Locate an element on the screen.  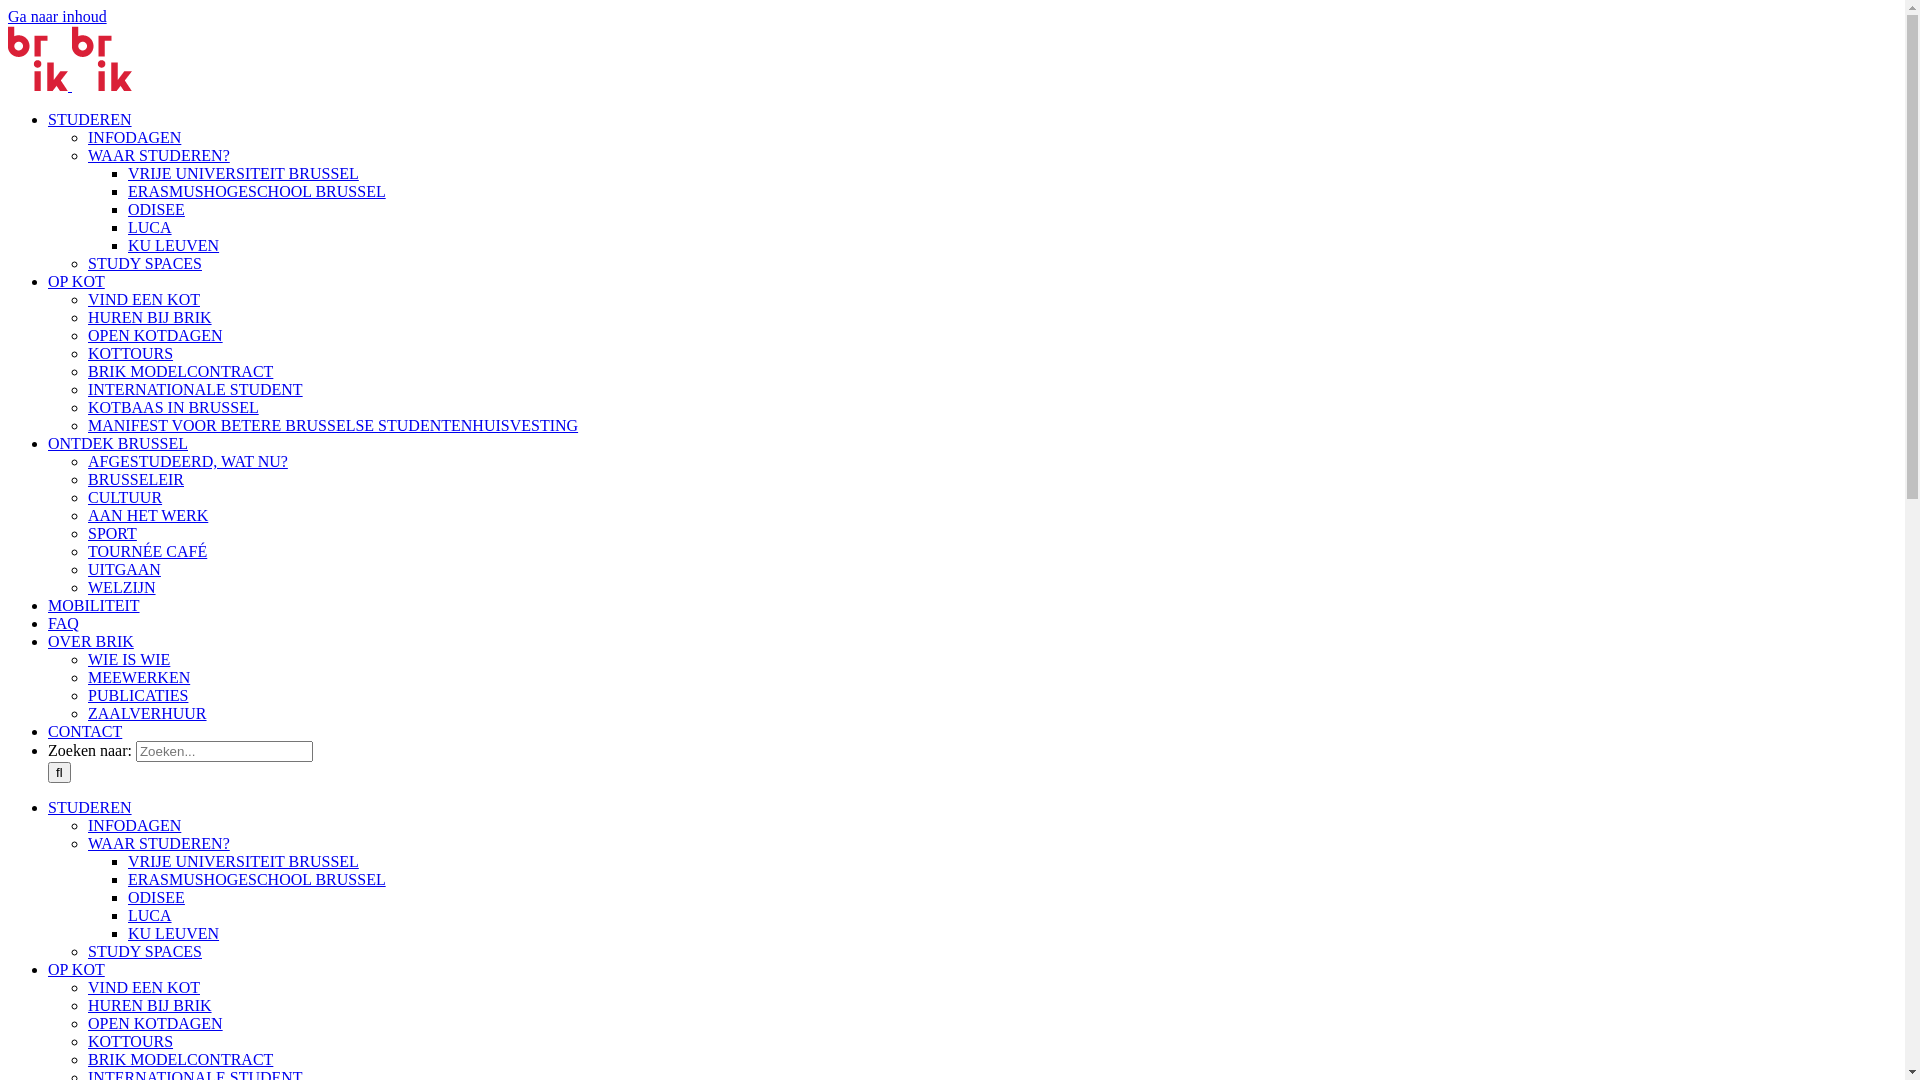
'STUDY SPACES' is located at coordinates (143, 950).